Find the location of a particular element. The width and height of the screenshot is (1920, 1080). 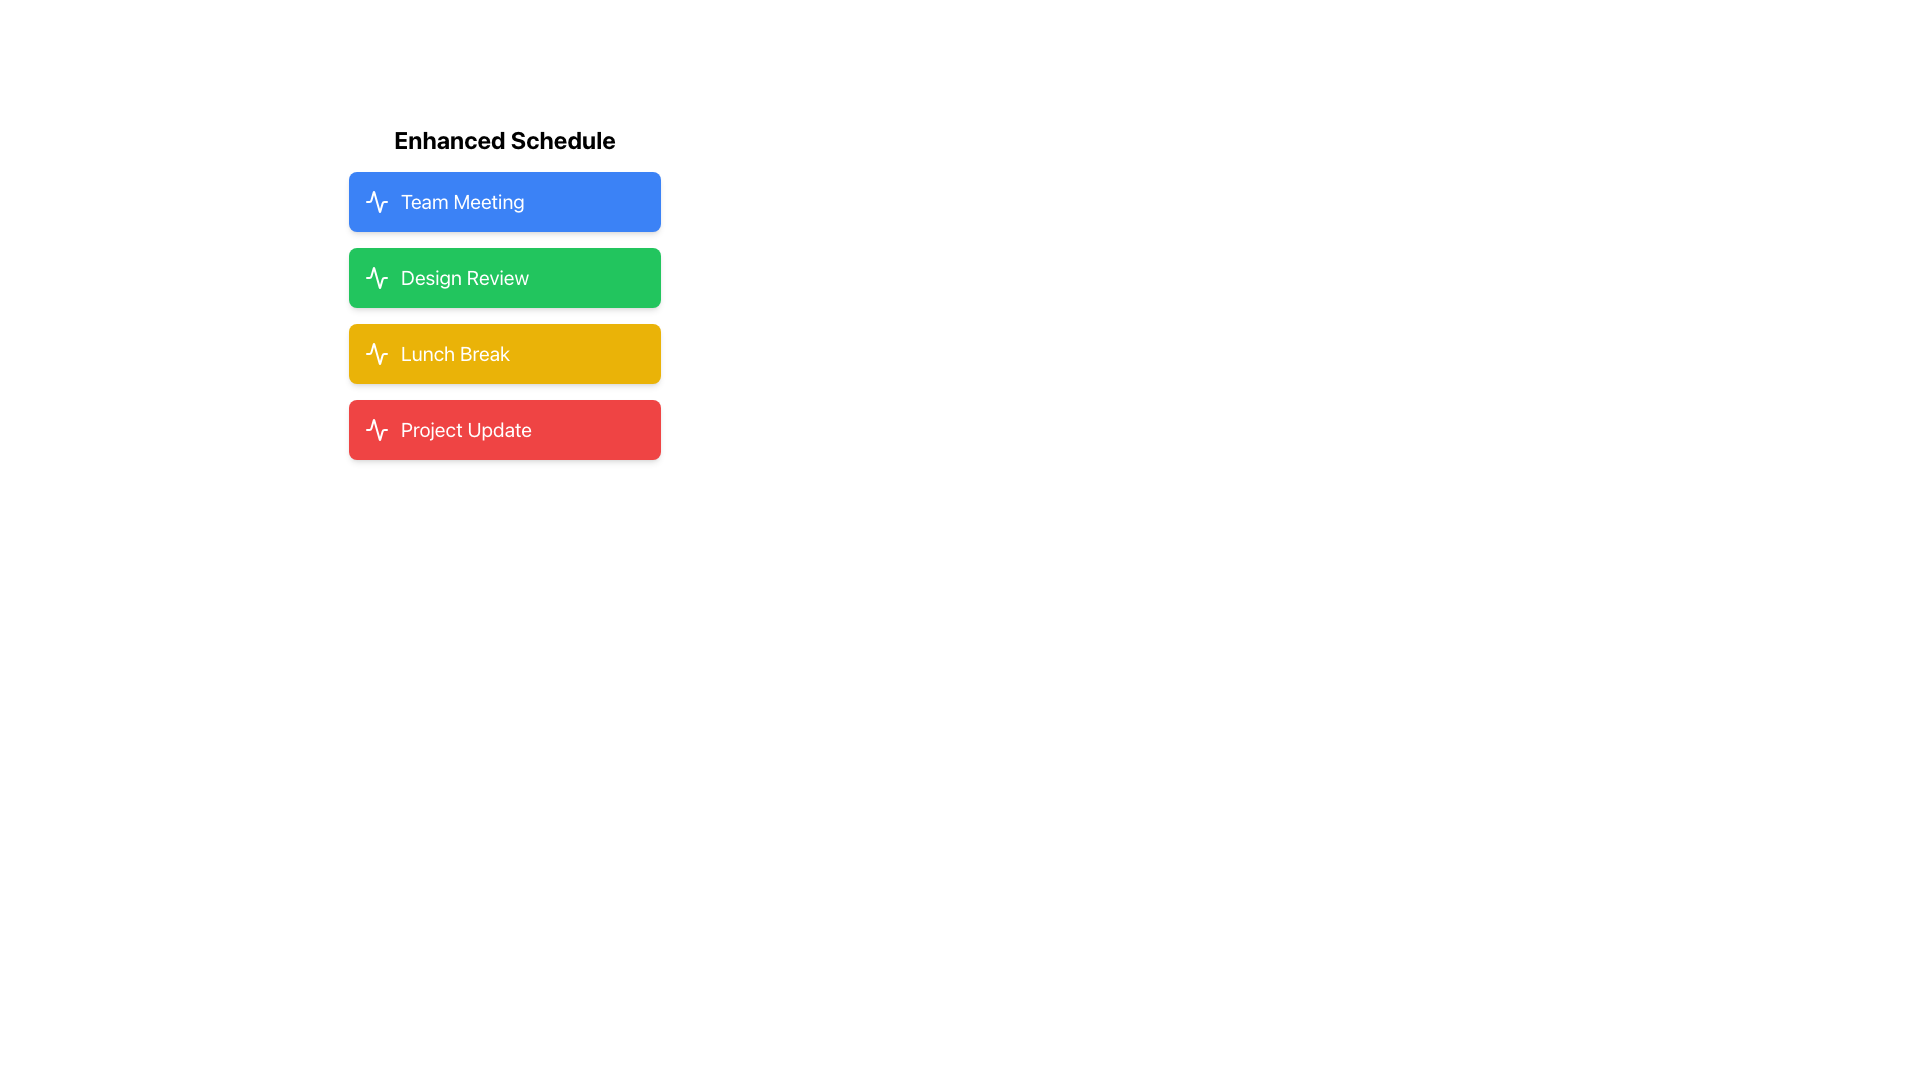

the icon representing the 'Team Meeting' item, which is located at the top of the list on the left side of the blue card under the 'Enhanced Schedule' heading is located at coordinates (377, 201).